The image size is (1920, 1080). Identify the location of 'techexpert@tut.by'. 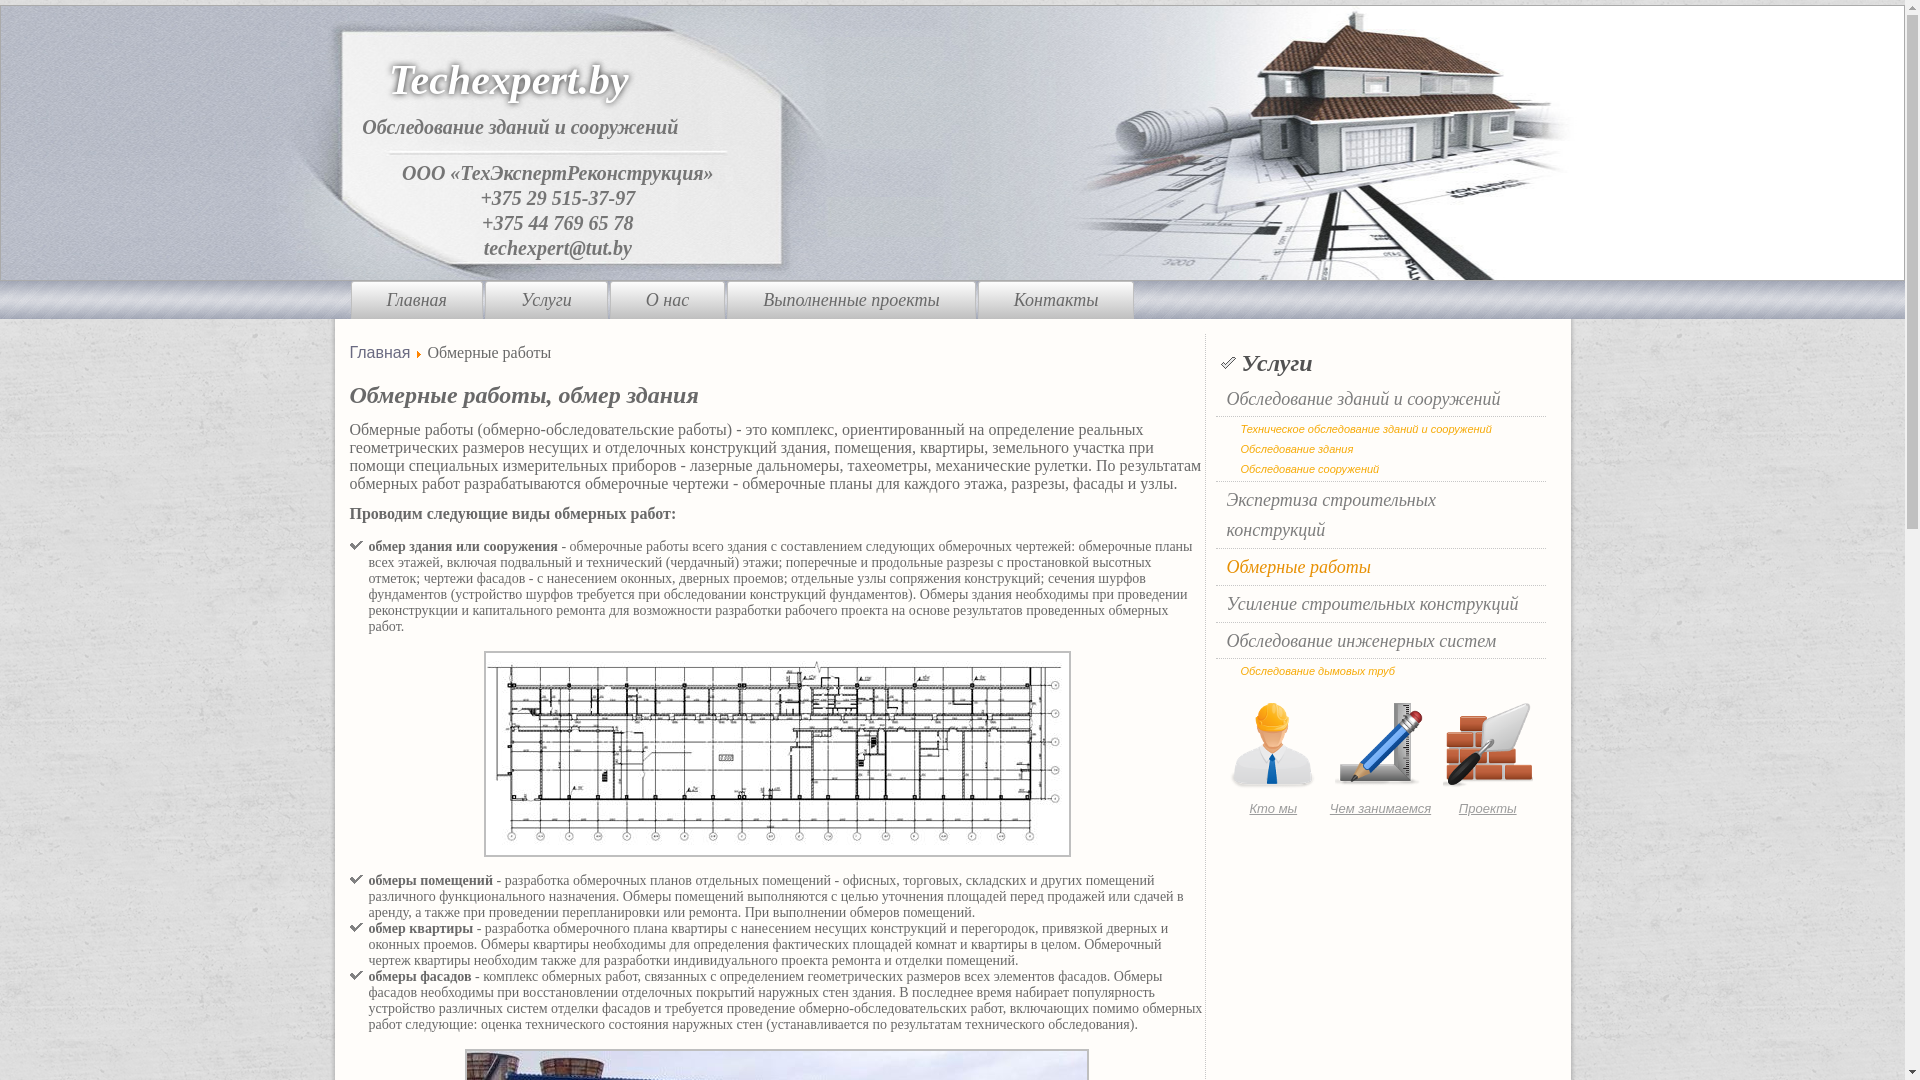
(484, 245).